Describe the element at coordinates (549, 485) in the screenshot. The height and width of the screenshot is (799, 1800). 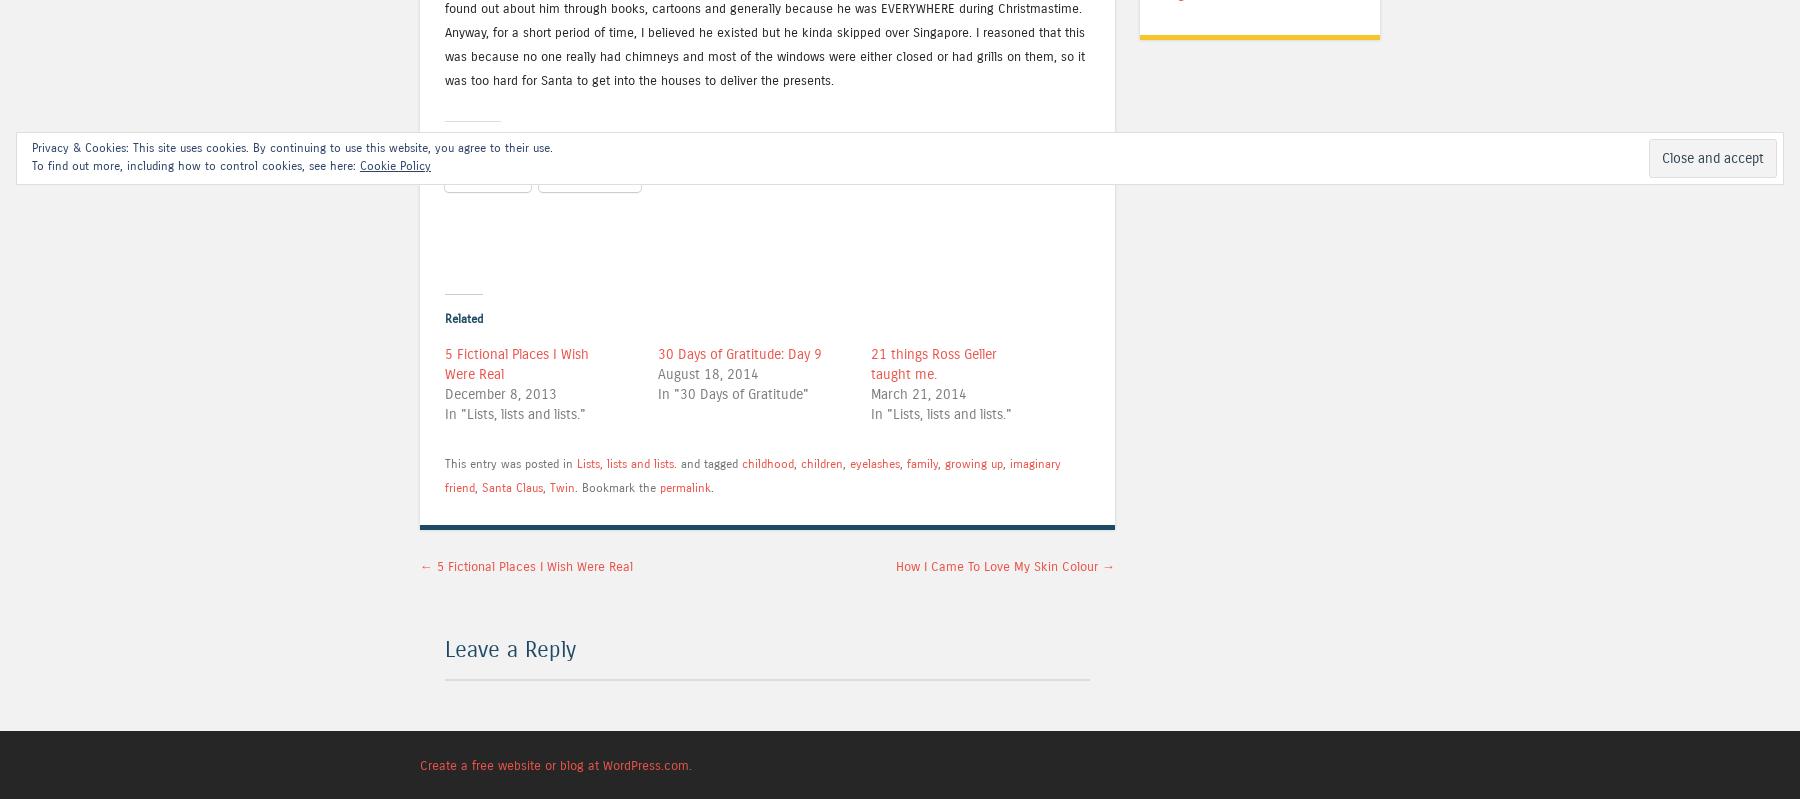
I see `'Twin'` at that location.